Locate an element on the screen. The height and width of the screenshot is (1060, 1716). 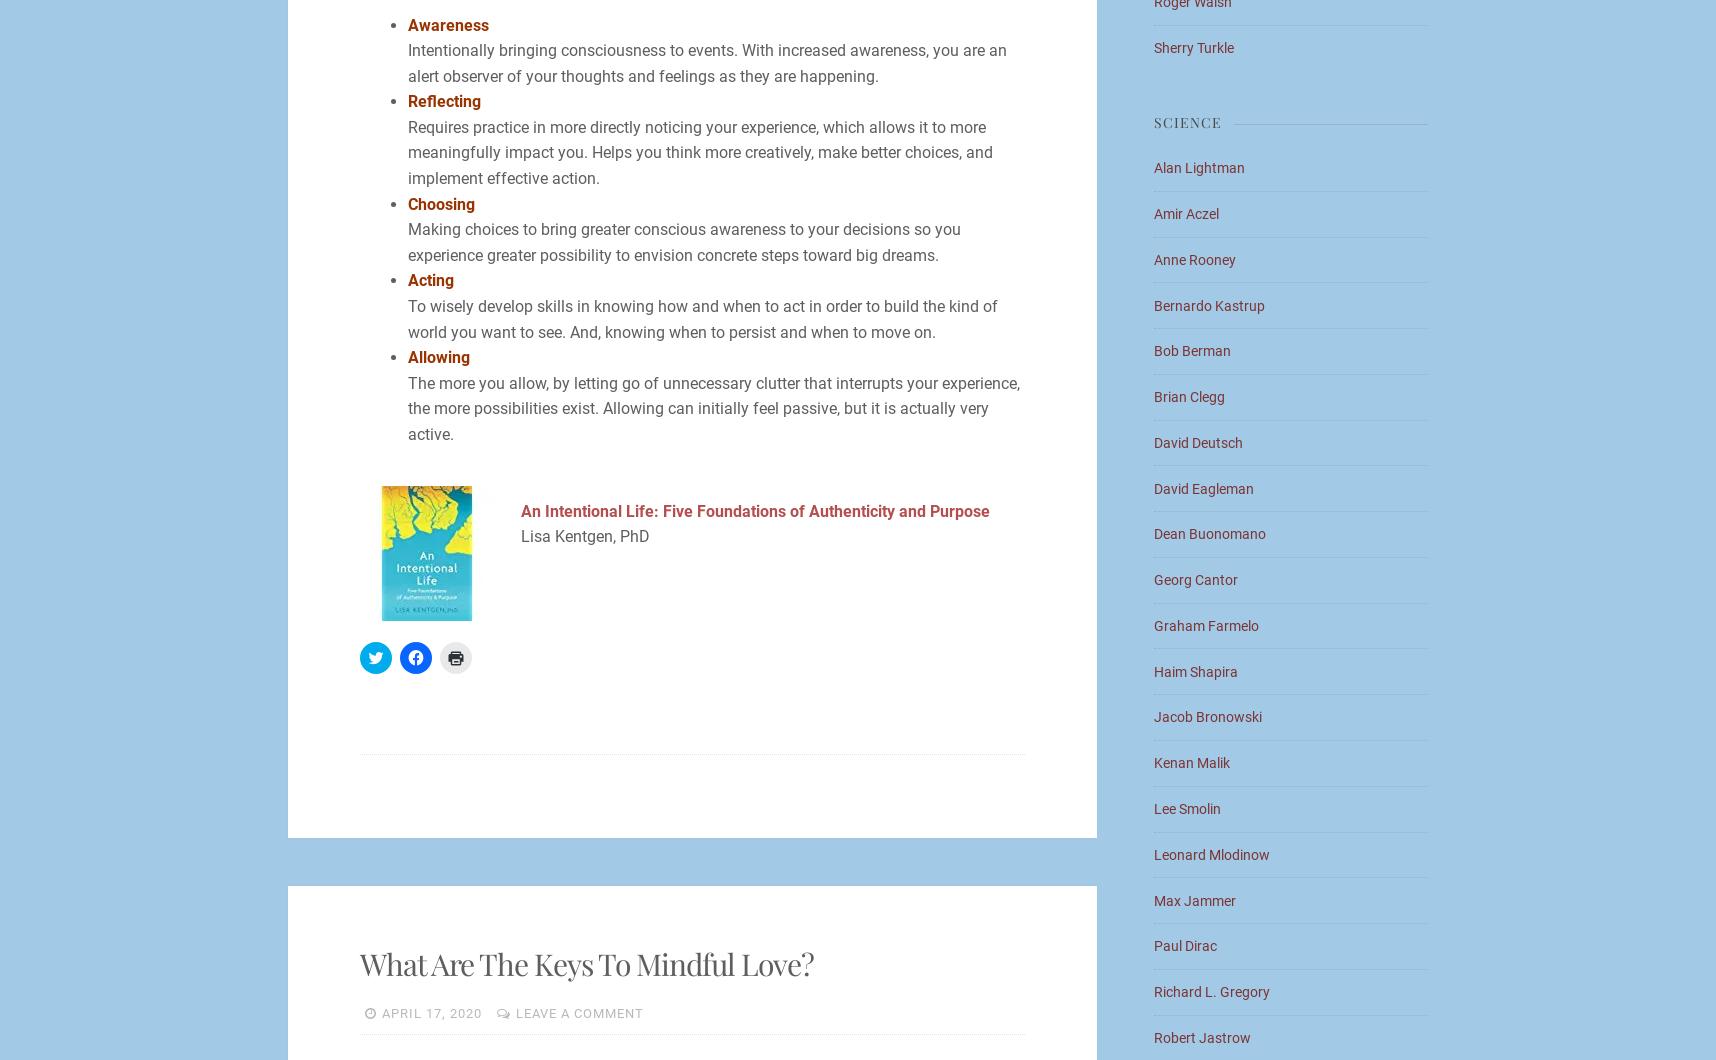
'Lisa Kentgen, PhD' is located at coordinates (518, 536).